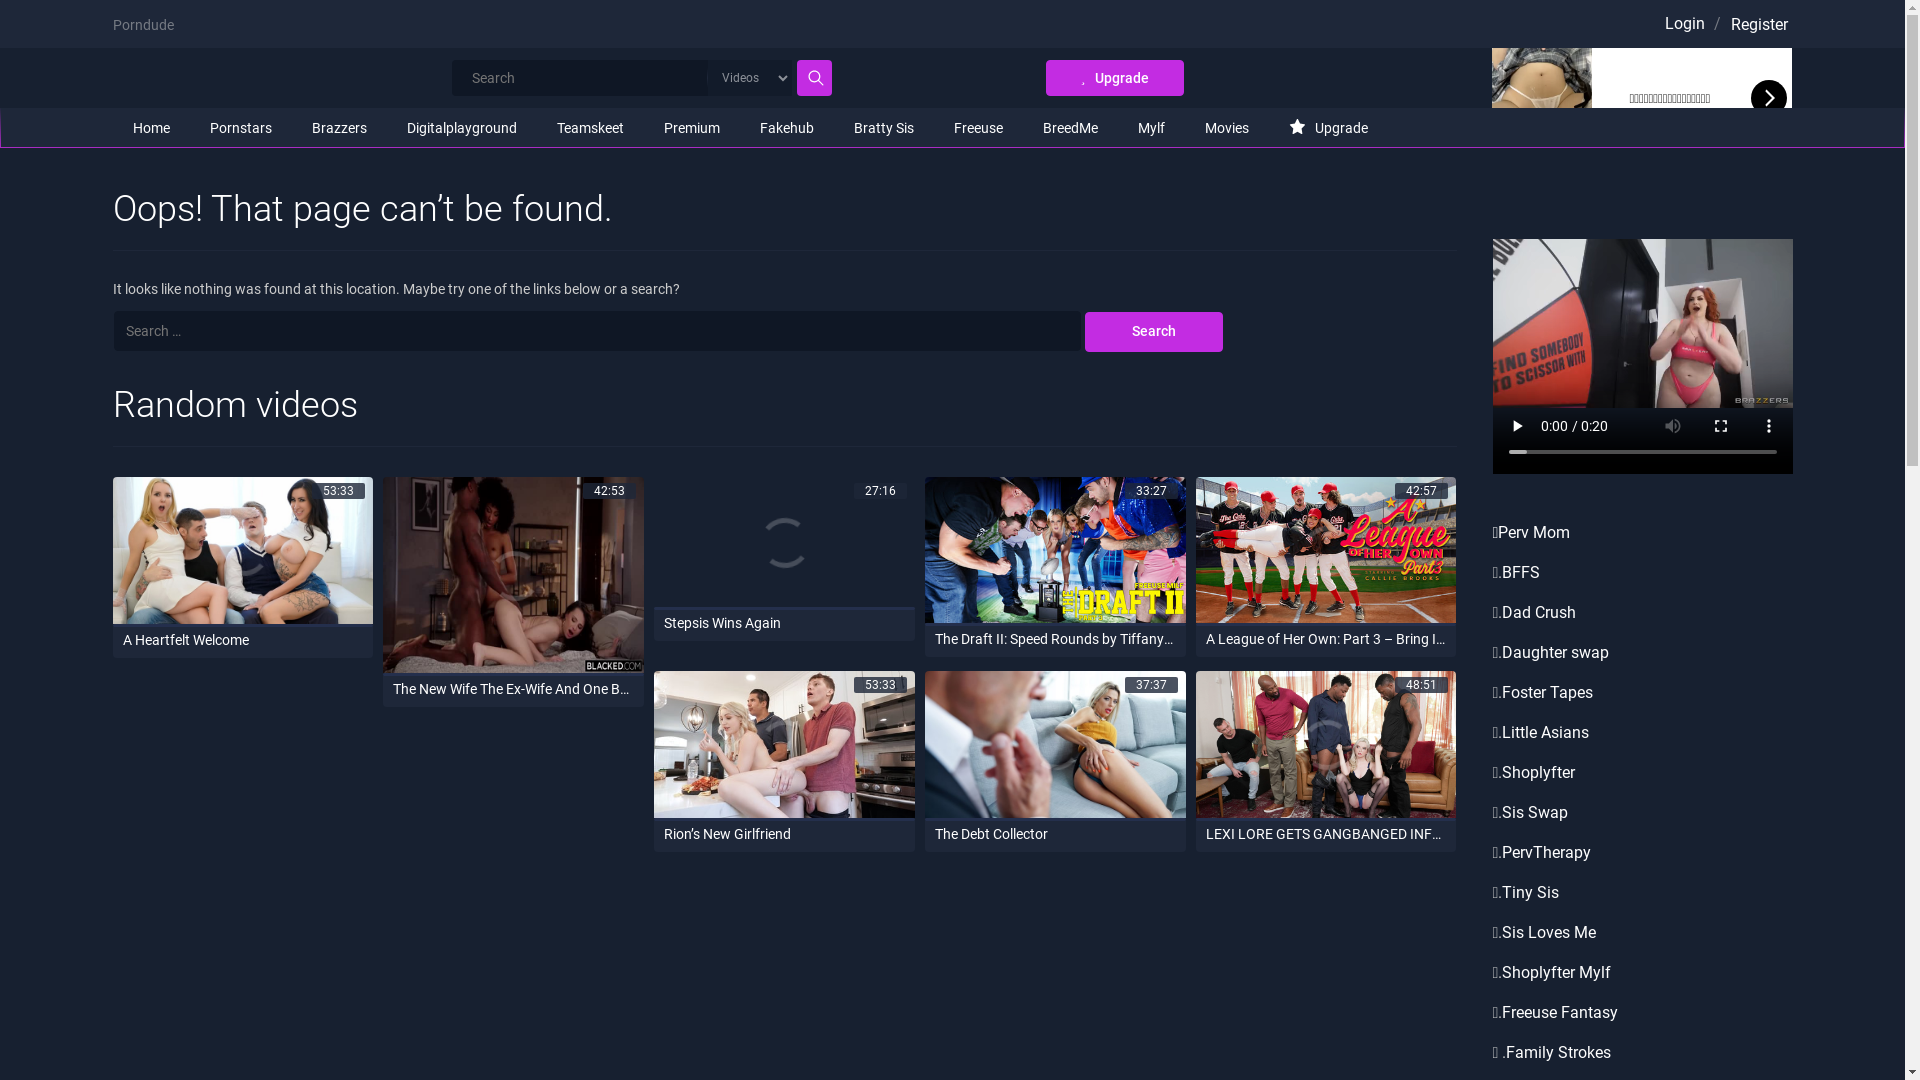 This screenshot has width=1920, height=1080. Describe the element at coordinates (1326, 745) in the screenshot. I see `'48:51'` at that location.